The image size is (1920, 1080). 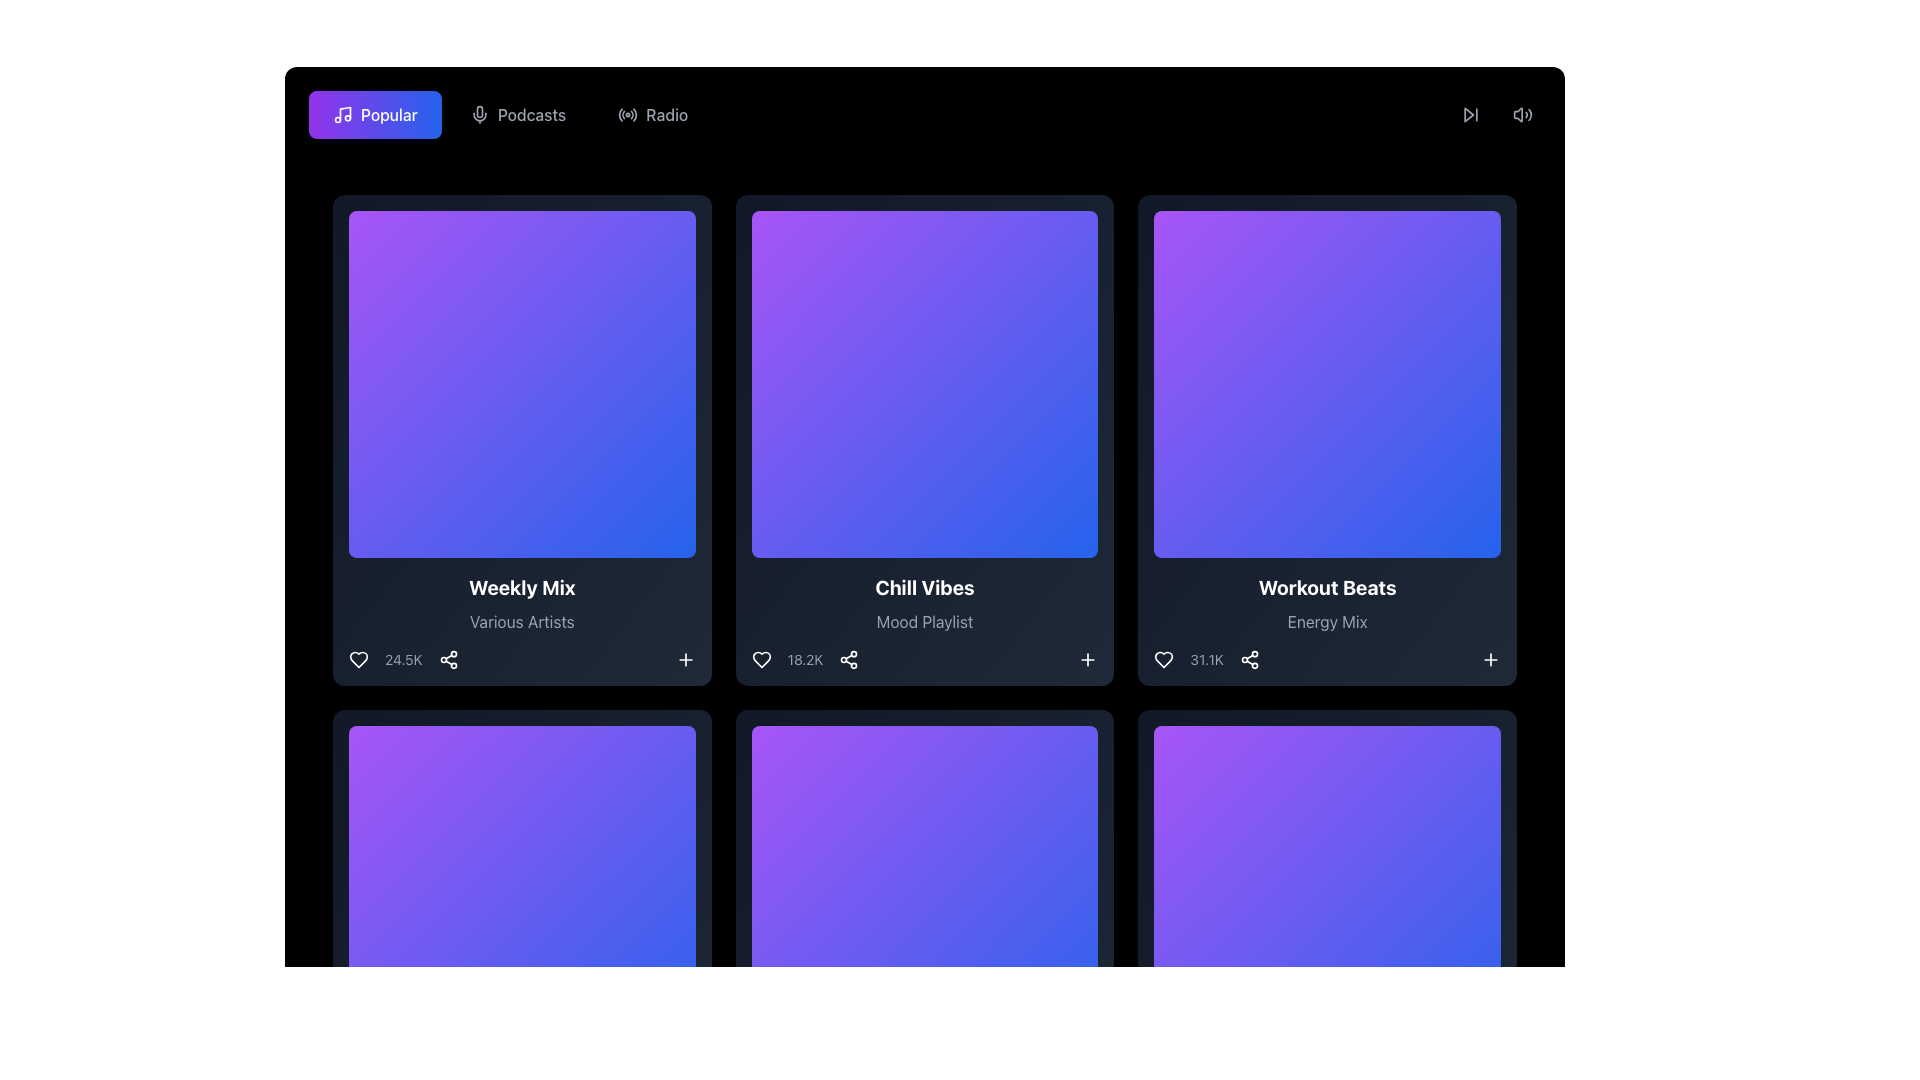 What do you see at coordinates (1248, 659) in the screenshot?
I see `the share button located` at bounding box center [1248, 659].